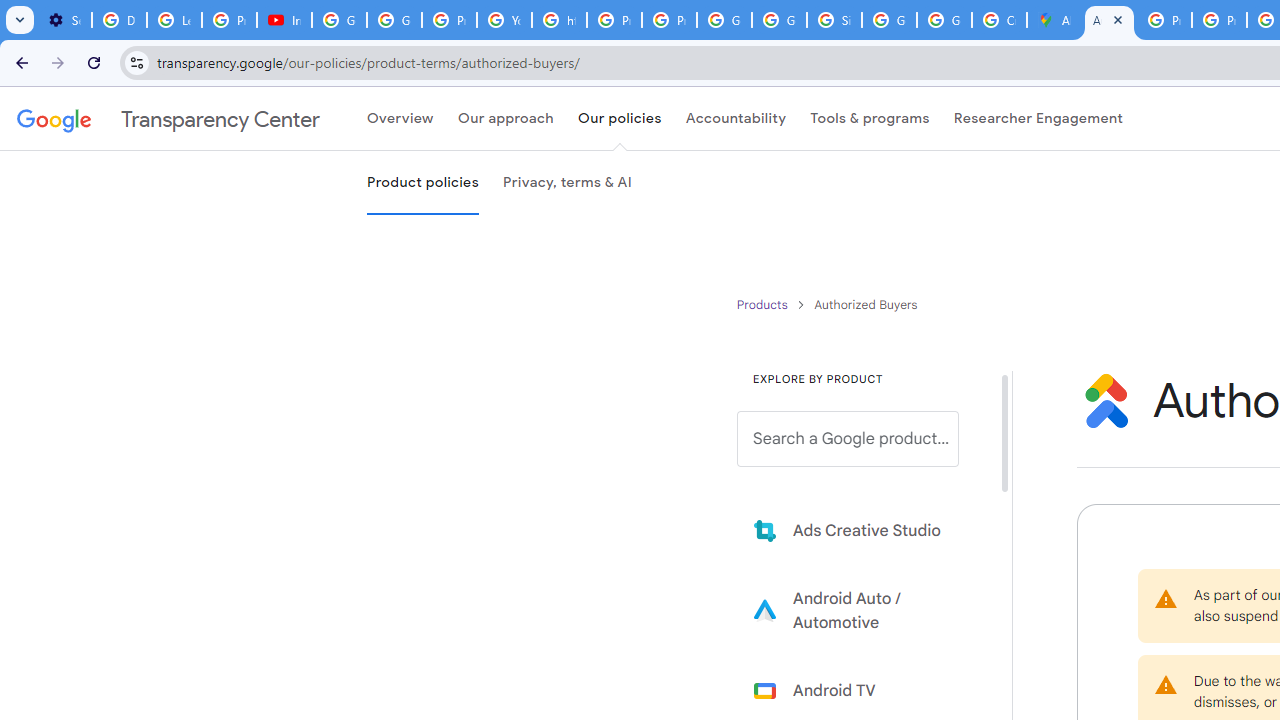 This screenshot has width=1280, height=720. Describe the element at coordinates (862, 530) in the screenshot. I see `'Learn more about Ads Creative Studio'` at that location.